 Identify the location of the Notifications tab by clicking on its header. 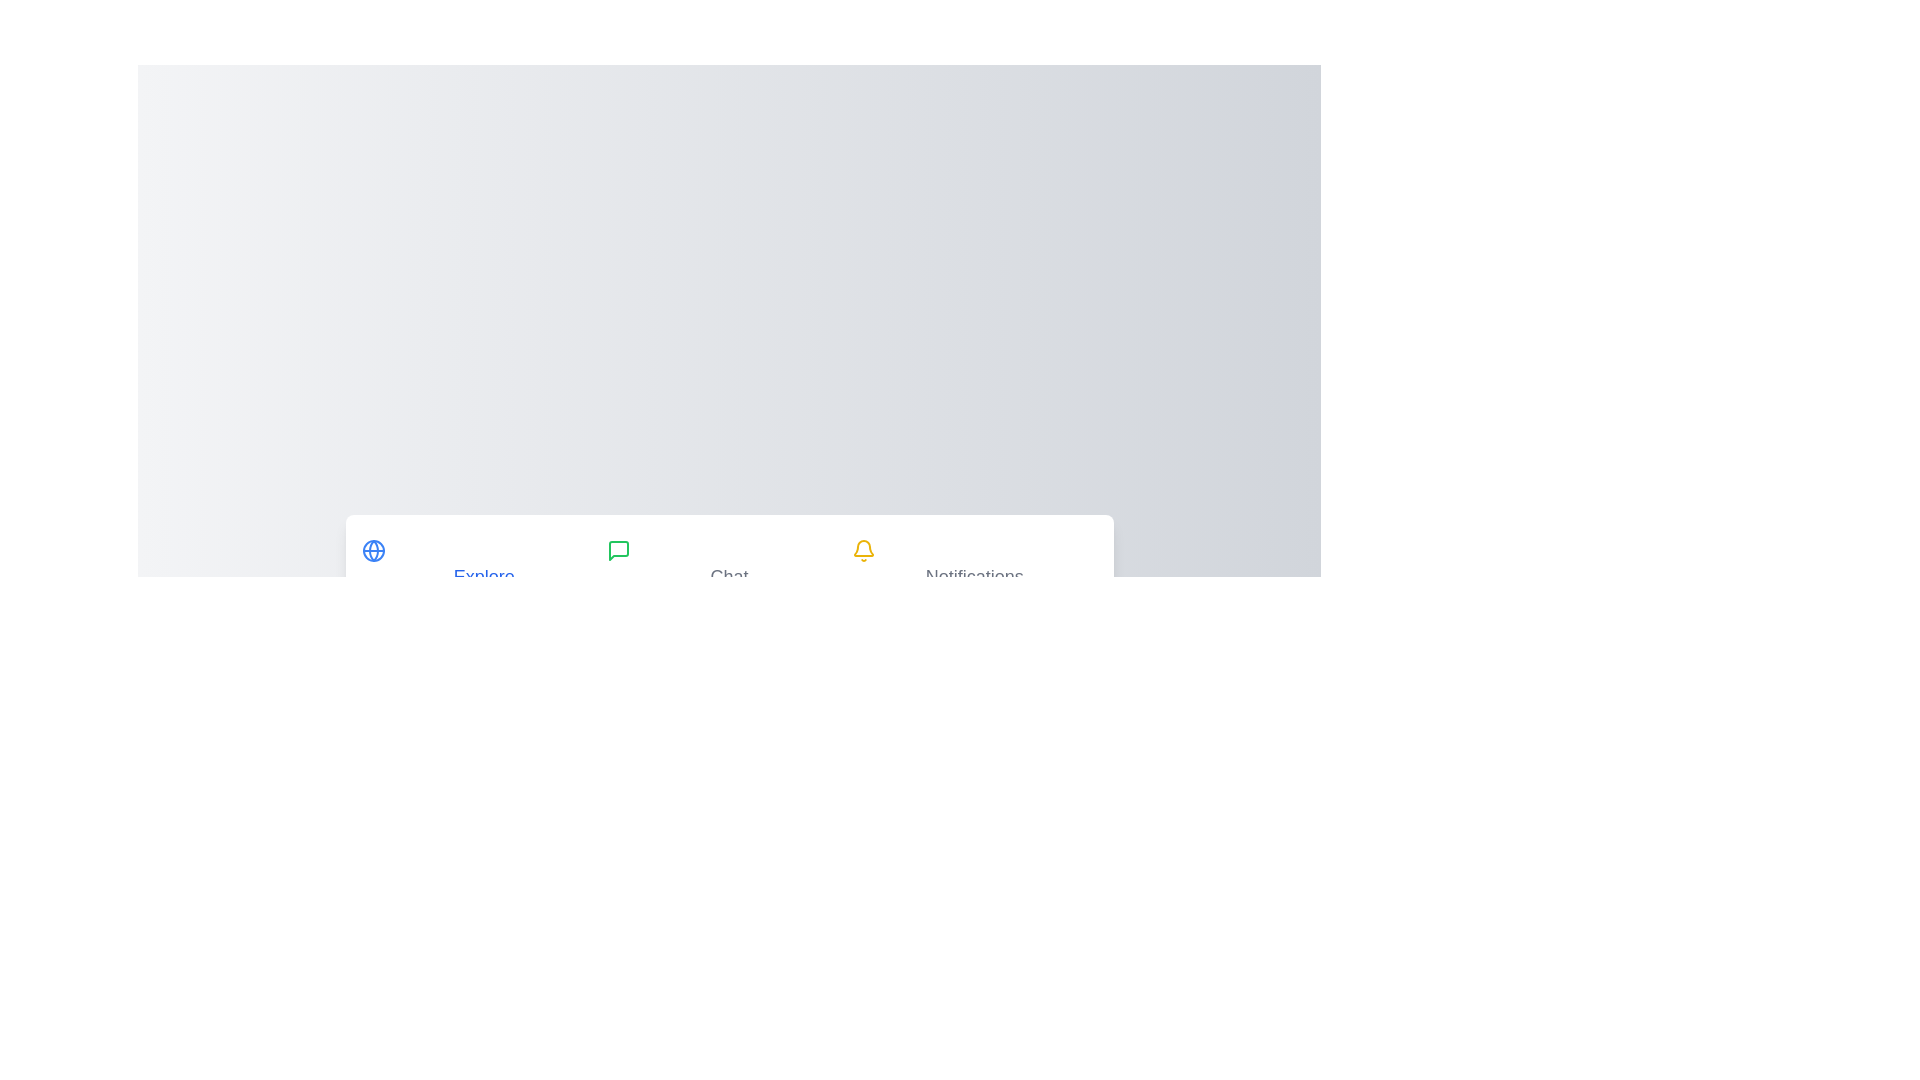
(974, 566).